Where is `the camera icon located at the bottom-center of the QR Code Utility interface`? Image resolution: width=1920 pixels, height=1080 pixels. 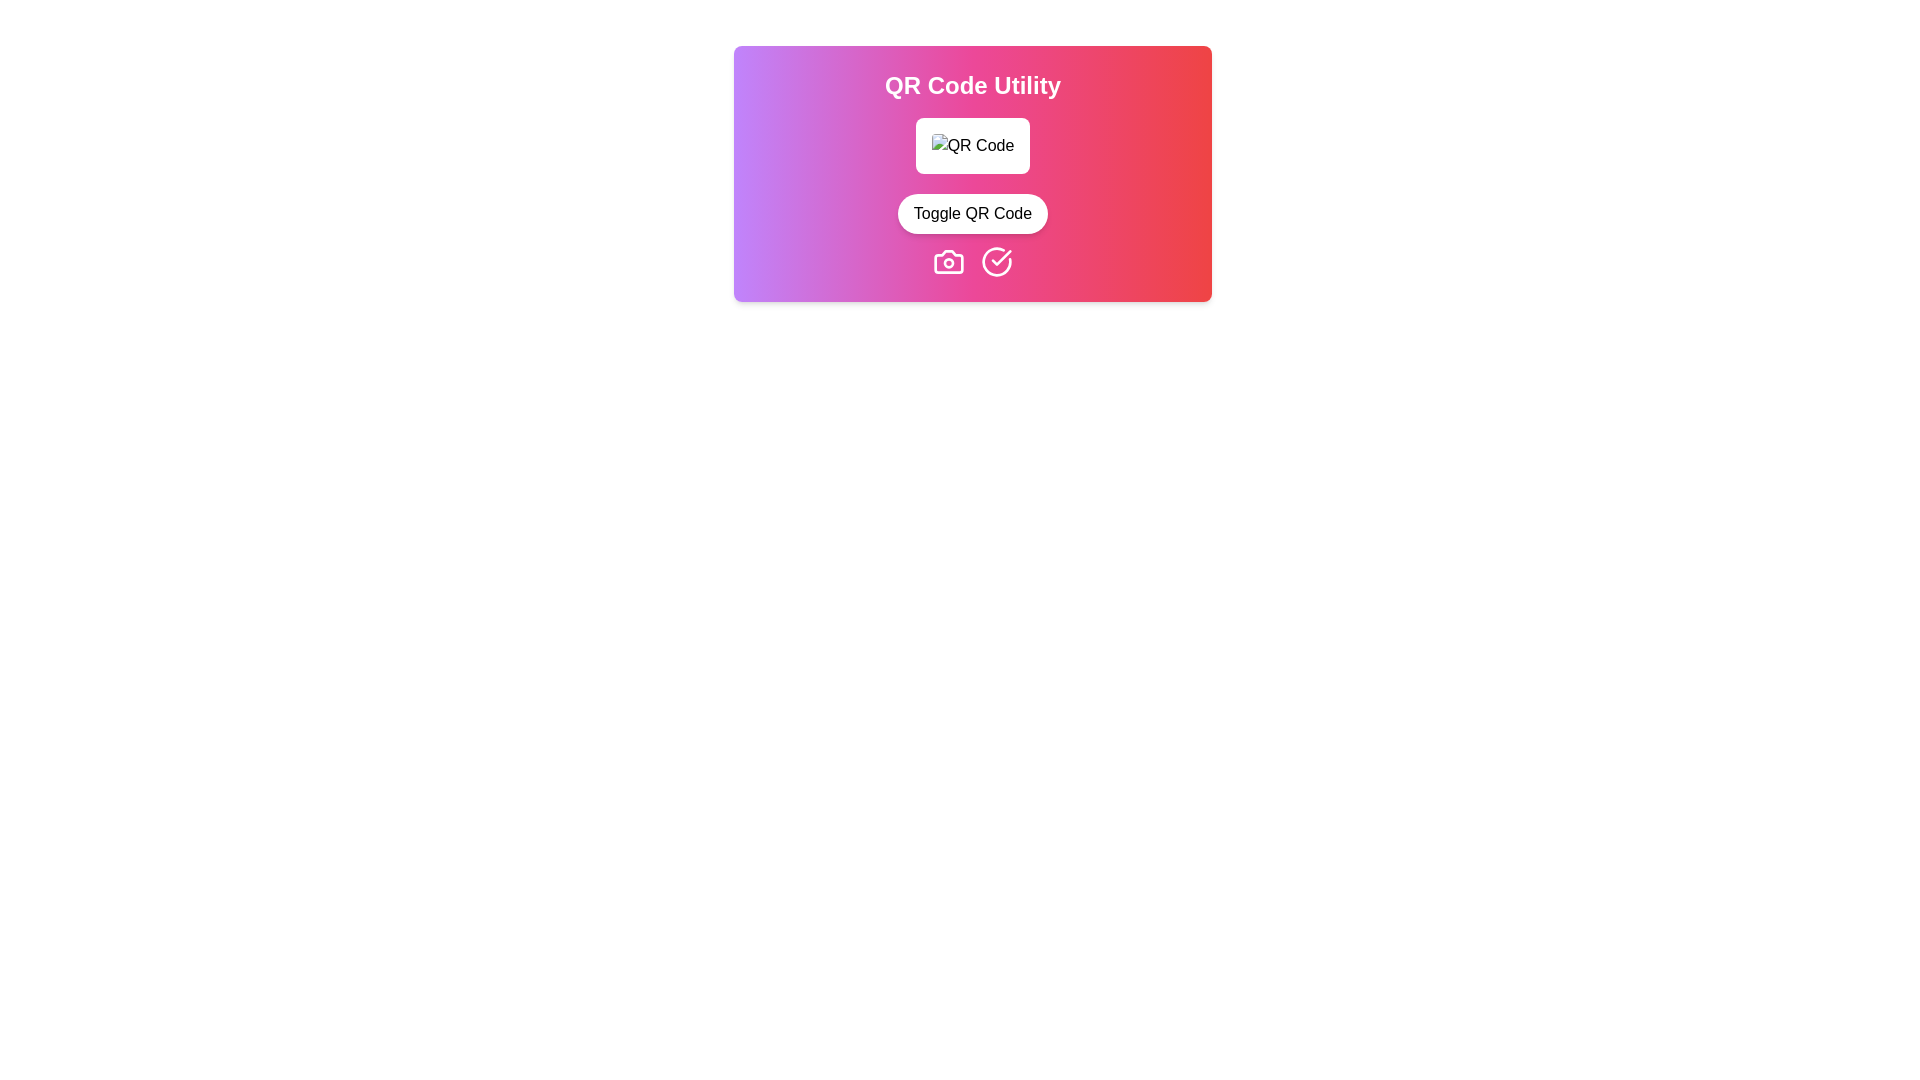
the camera icon located at the bottom-center of the QR Code Utility interface is located at coordinates (948, 261).